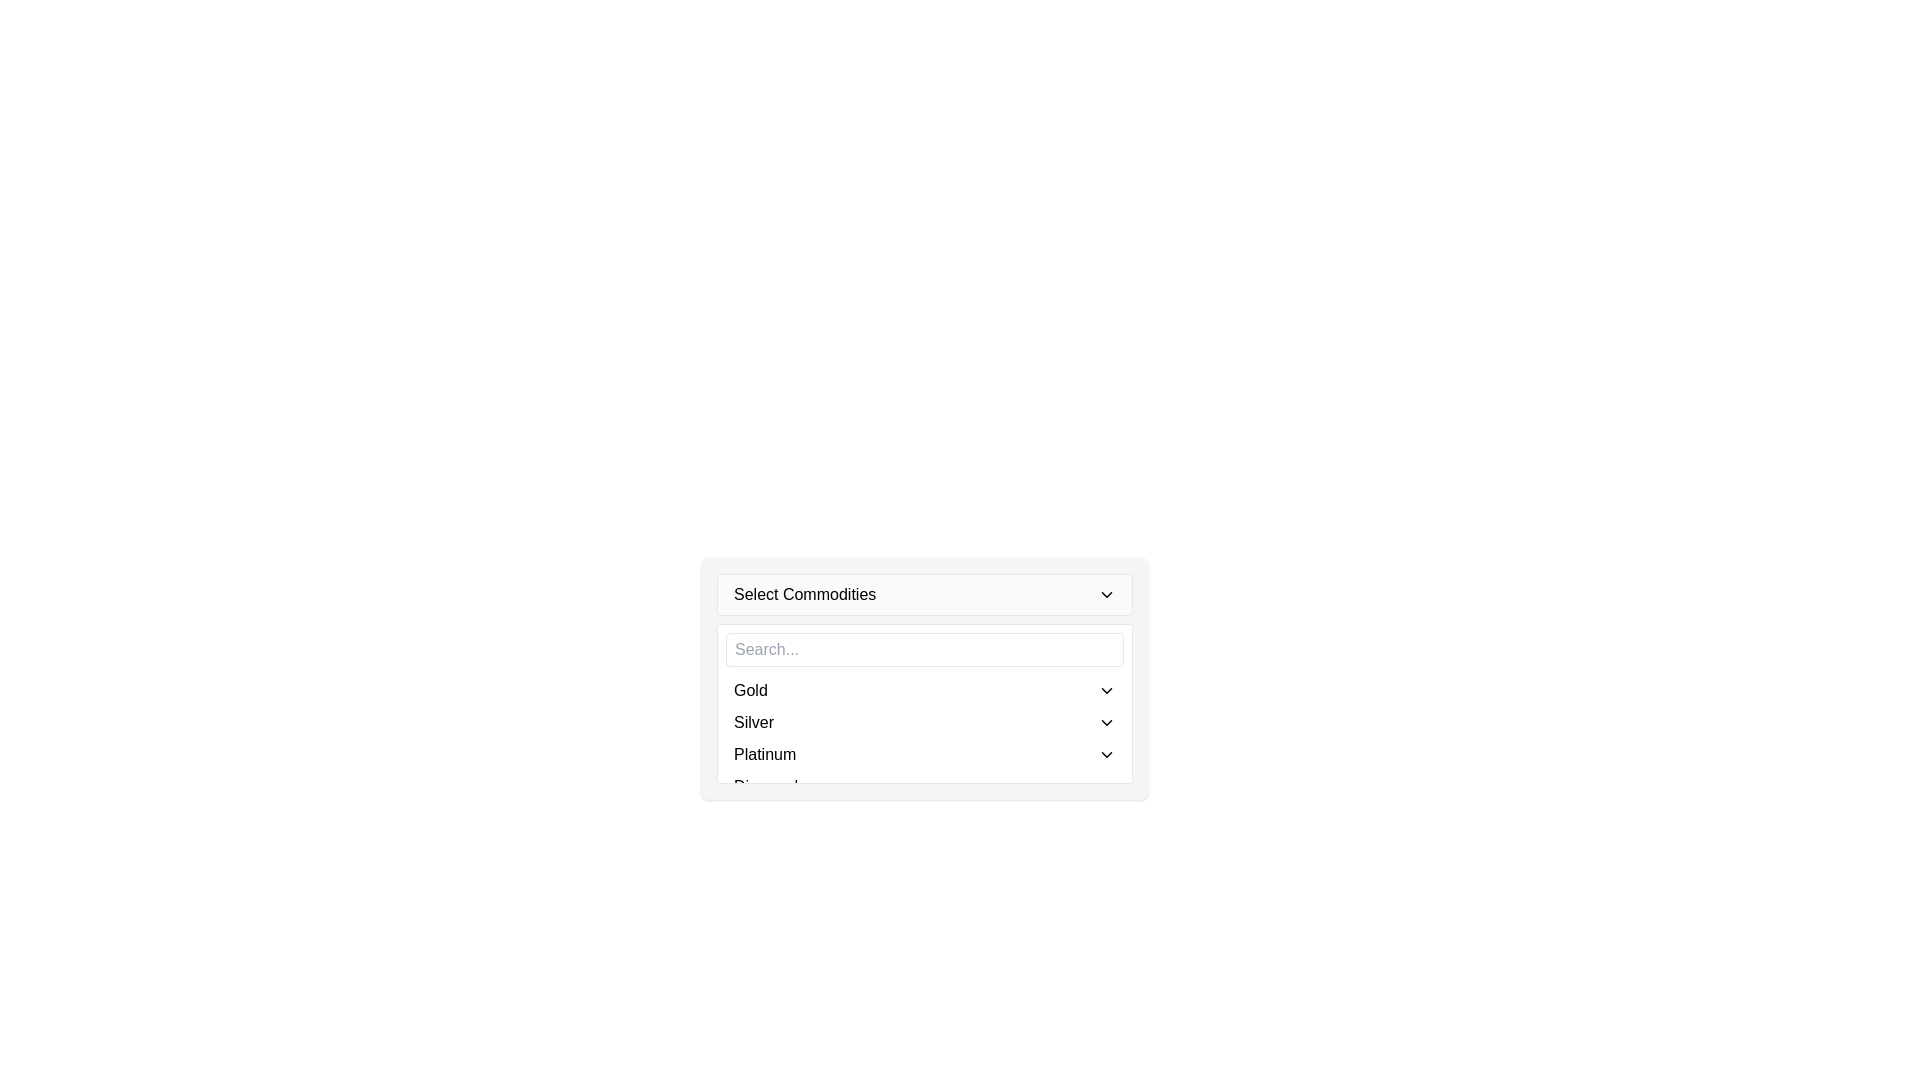 The width and height of the screenshot is (1920, 1080). What do you see at coordinates (1106, 689) in the screenshot?
I see `the dropdown icon located to the right of the text 'Gold' for keyboard navigation` at bounding box center [1106, 689].